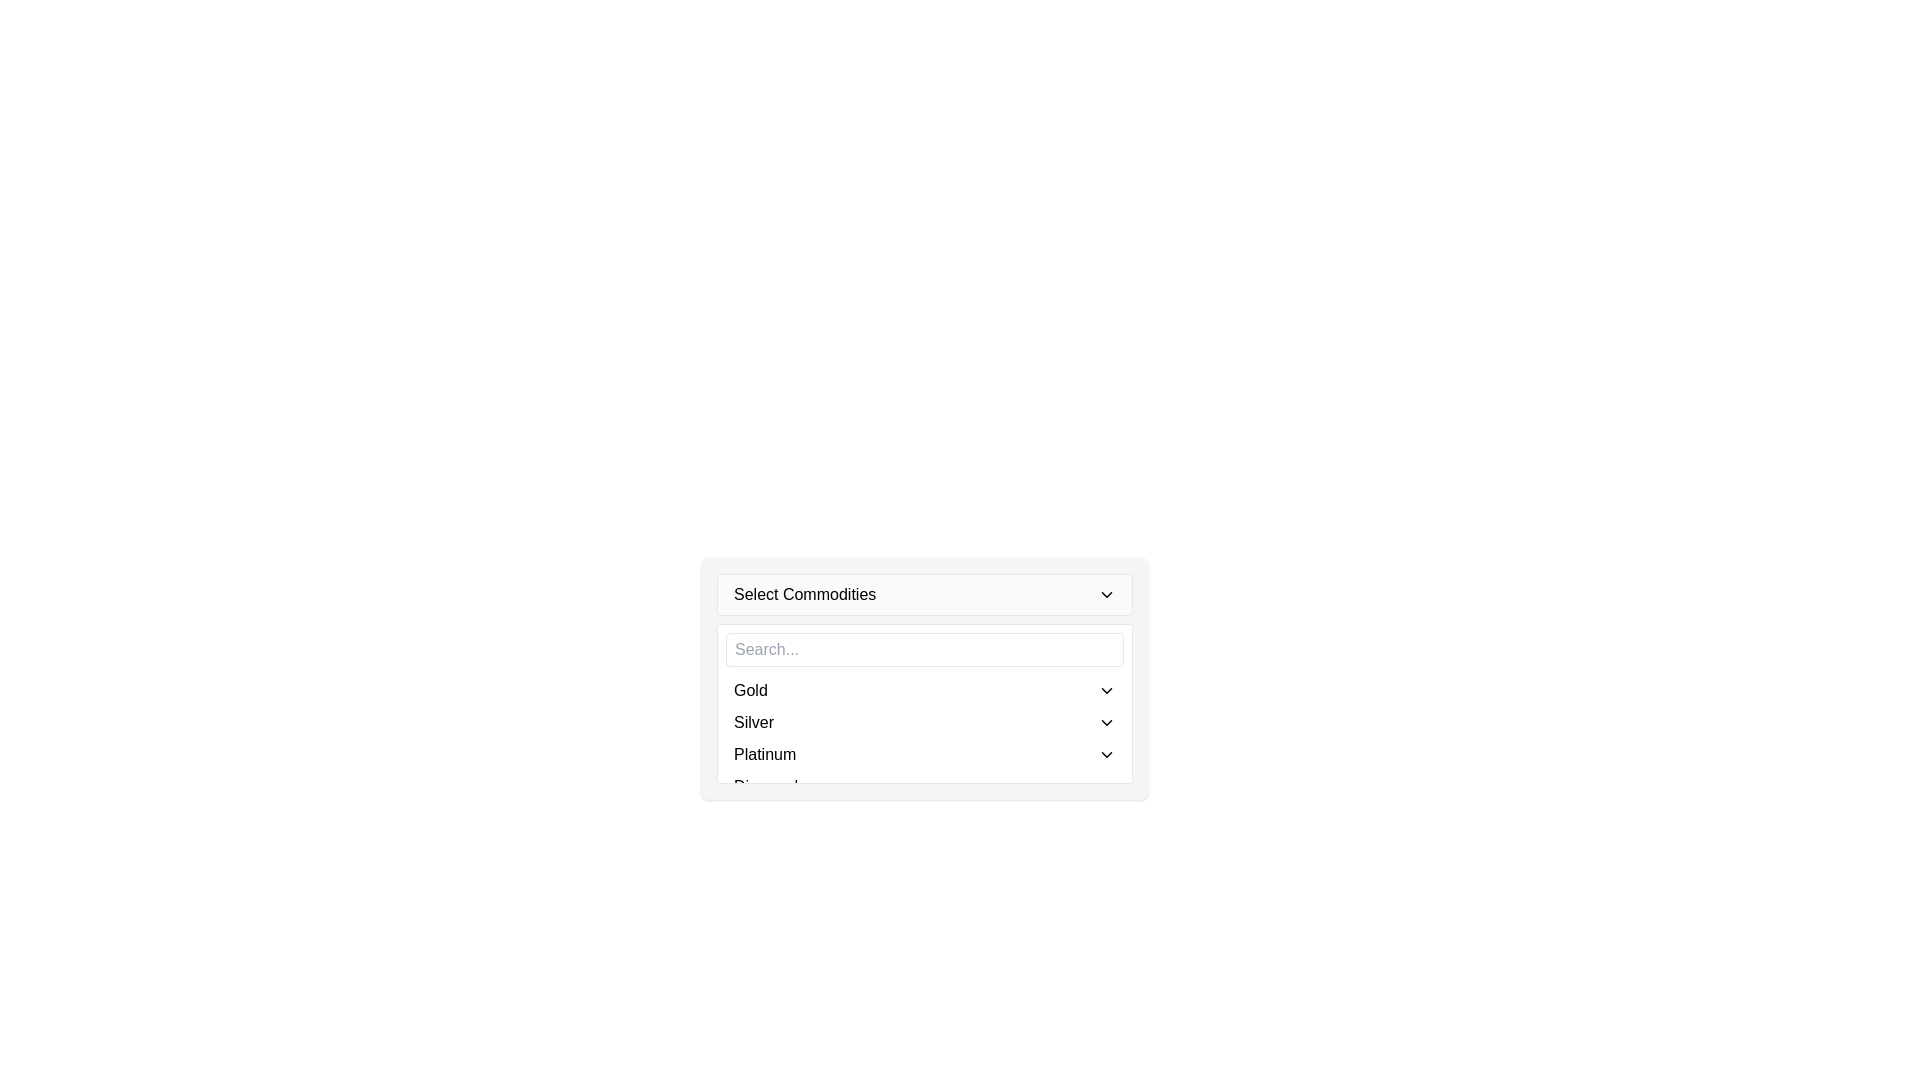 The width and height of the screenshot is (1920, 1080). What do you see at coordinates (1106, 689) in the screenshot?
I see `the dropdown icon located to the right of the text 'Gold' for keyboard navigation` at bounding box center [1106, 689].